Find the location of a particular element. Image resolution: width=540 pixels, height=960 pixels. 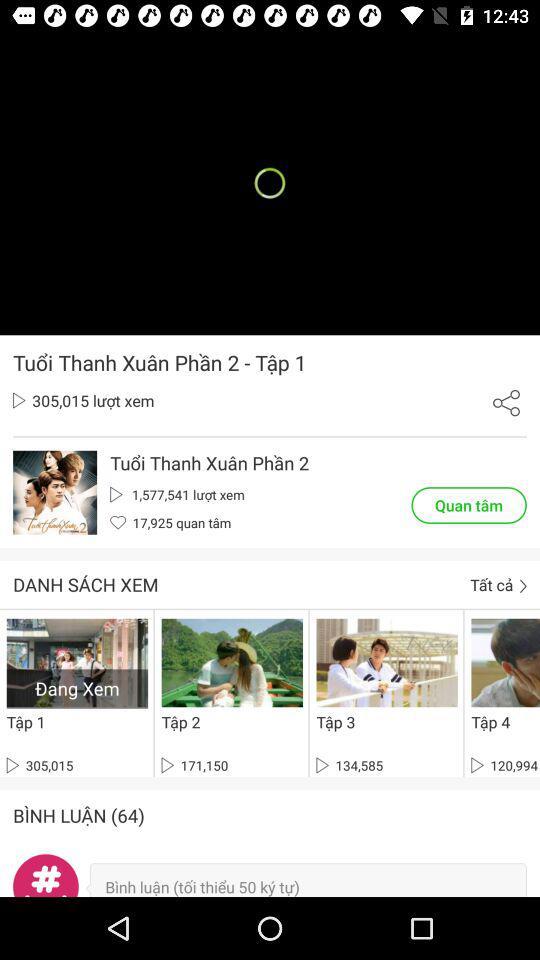

120,994 item is located at coordinates (503, 764).